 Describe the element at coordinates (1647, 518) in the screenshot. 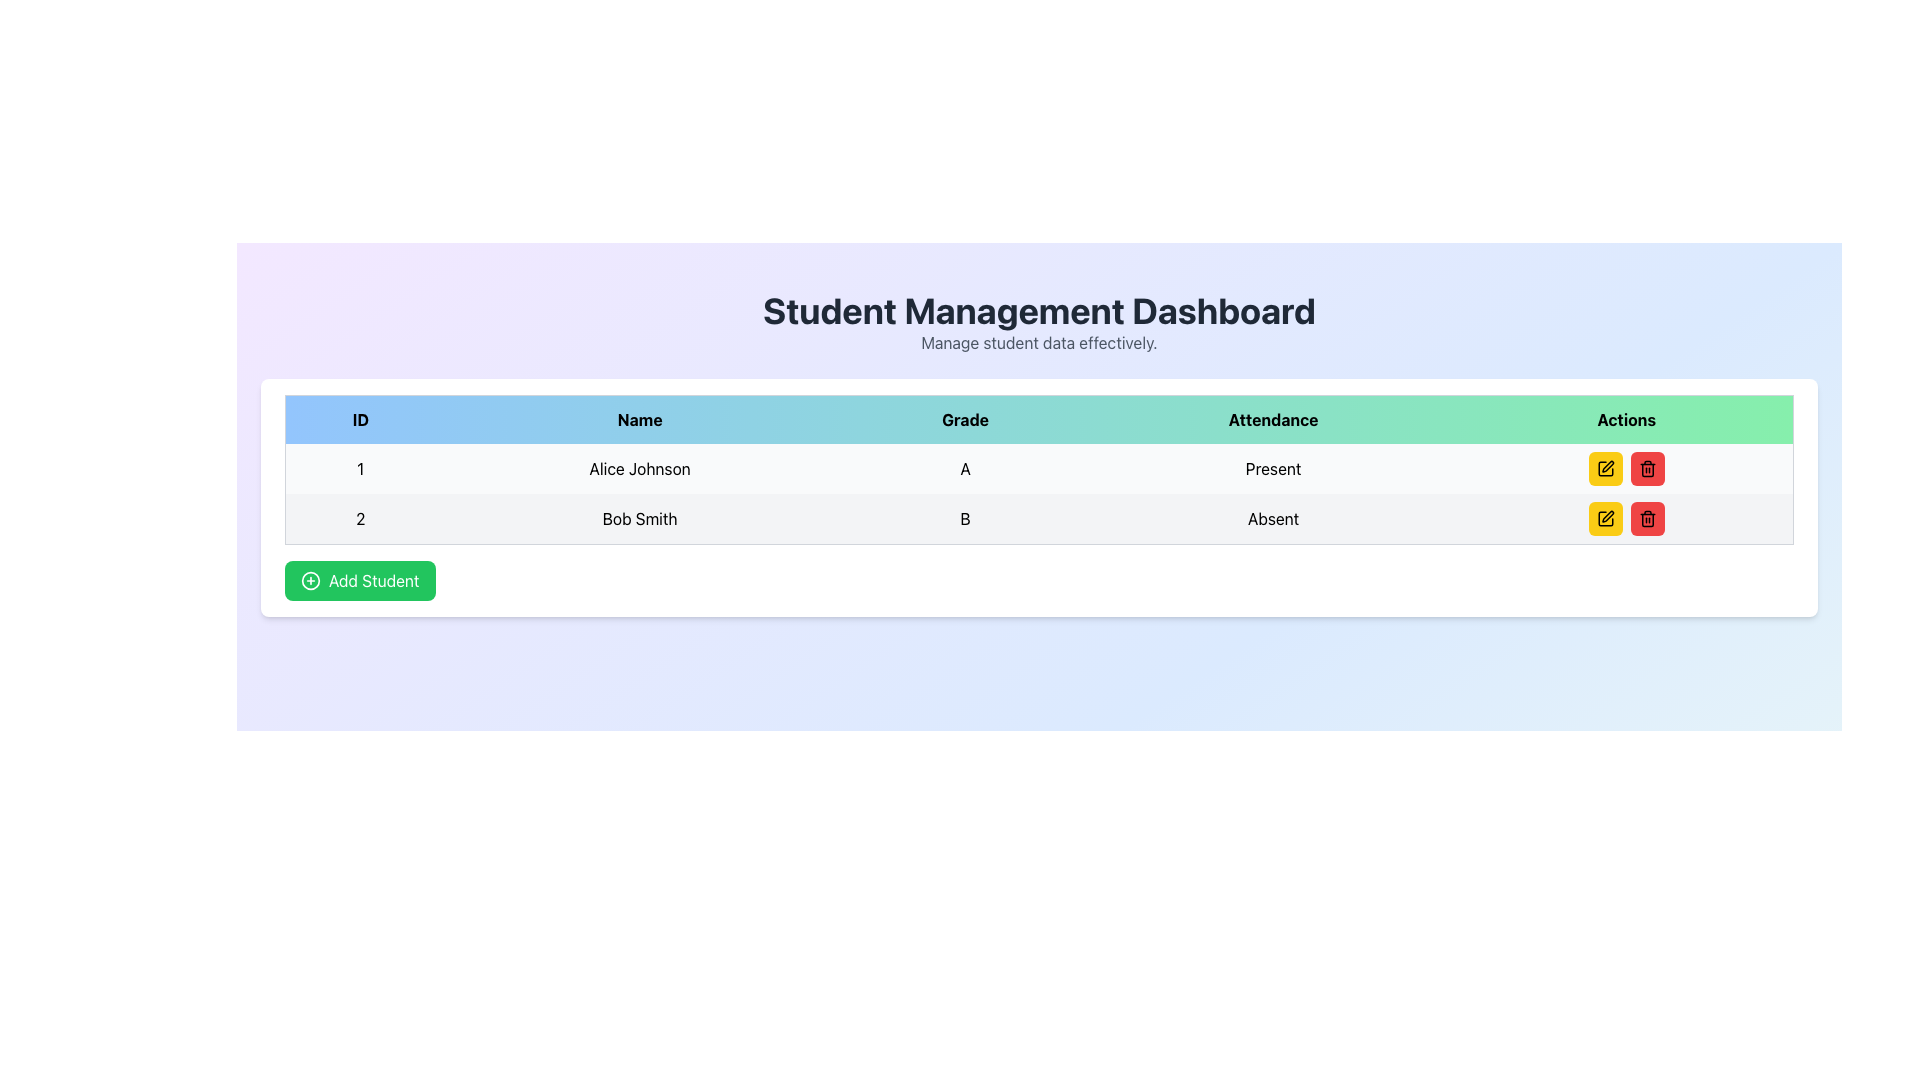

I see `the red trash icon button located in the second row of the 'Actions' column in the Student Management Dashboard` at that location.